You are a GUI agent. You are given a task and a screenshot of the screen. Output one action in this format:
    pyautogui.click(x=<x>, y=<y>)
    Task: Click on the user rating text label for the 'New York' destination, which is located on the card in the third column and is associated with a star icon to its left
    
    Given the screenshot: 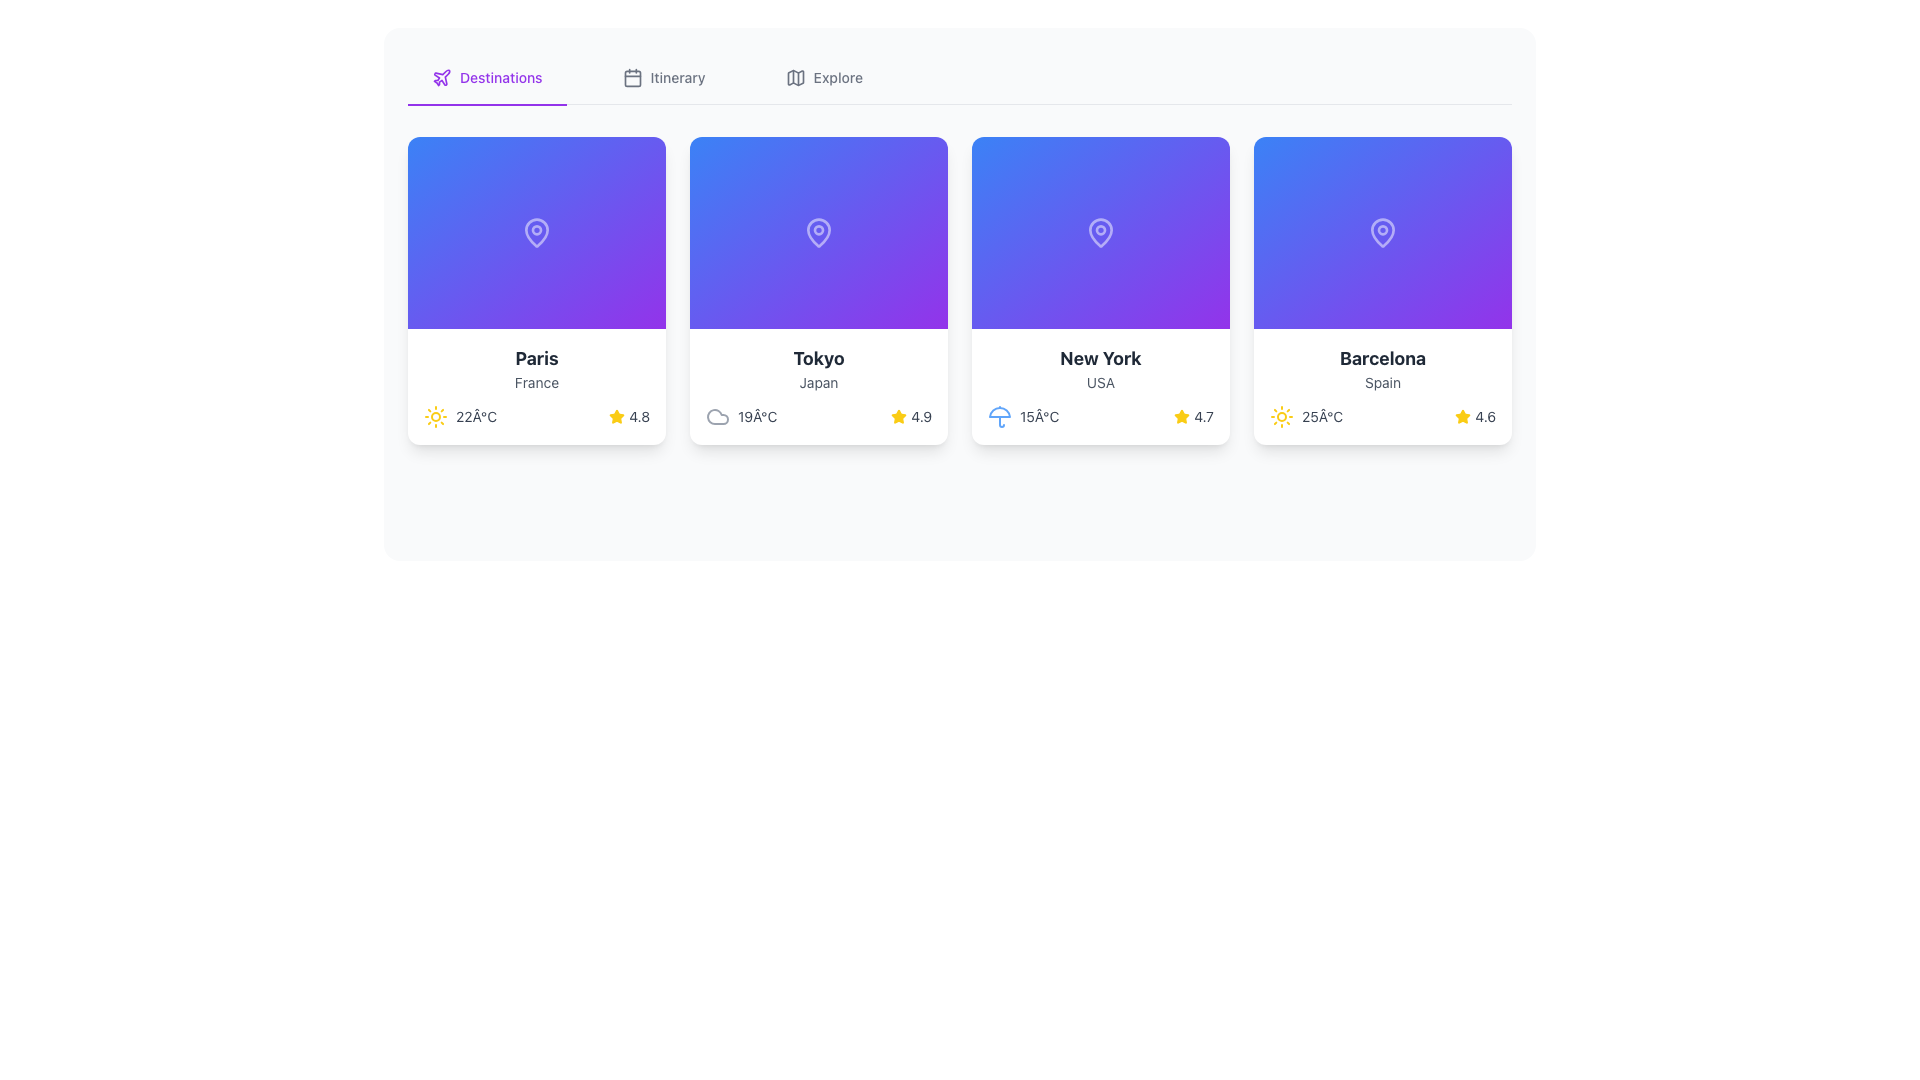 What is the action you would take?
    pyautogui.click(x=1203, y=415)
    